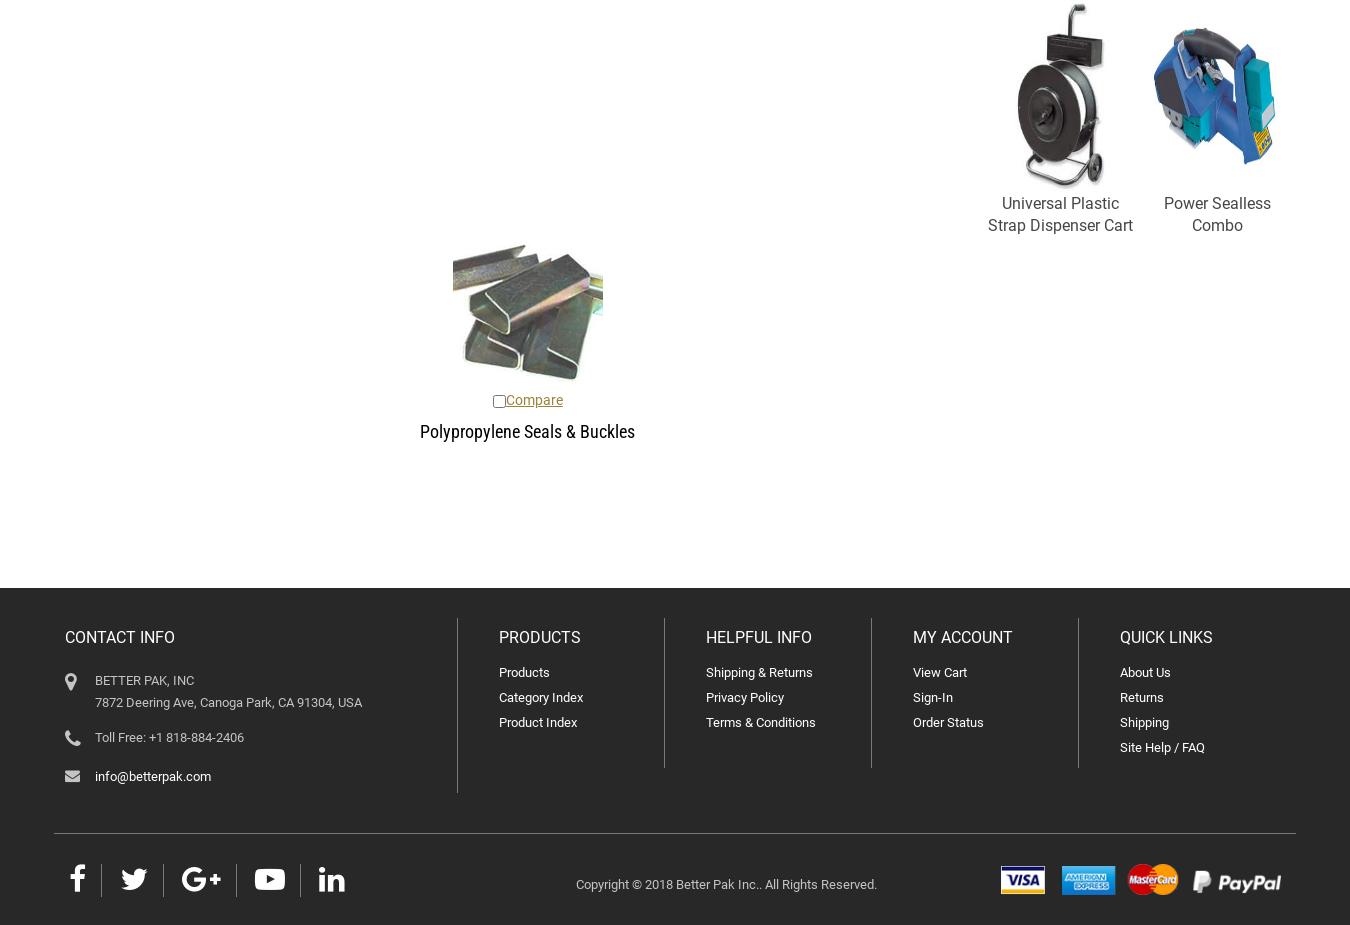 Image resolution: width=1350 pixels, height=925 pixels. Describe the element at coordinates (1143, 722) in the screenshot. I see `'Shipping'` at that location.